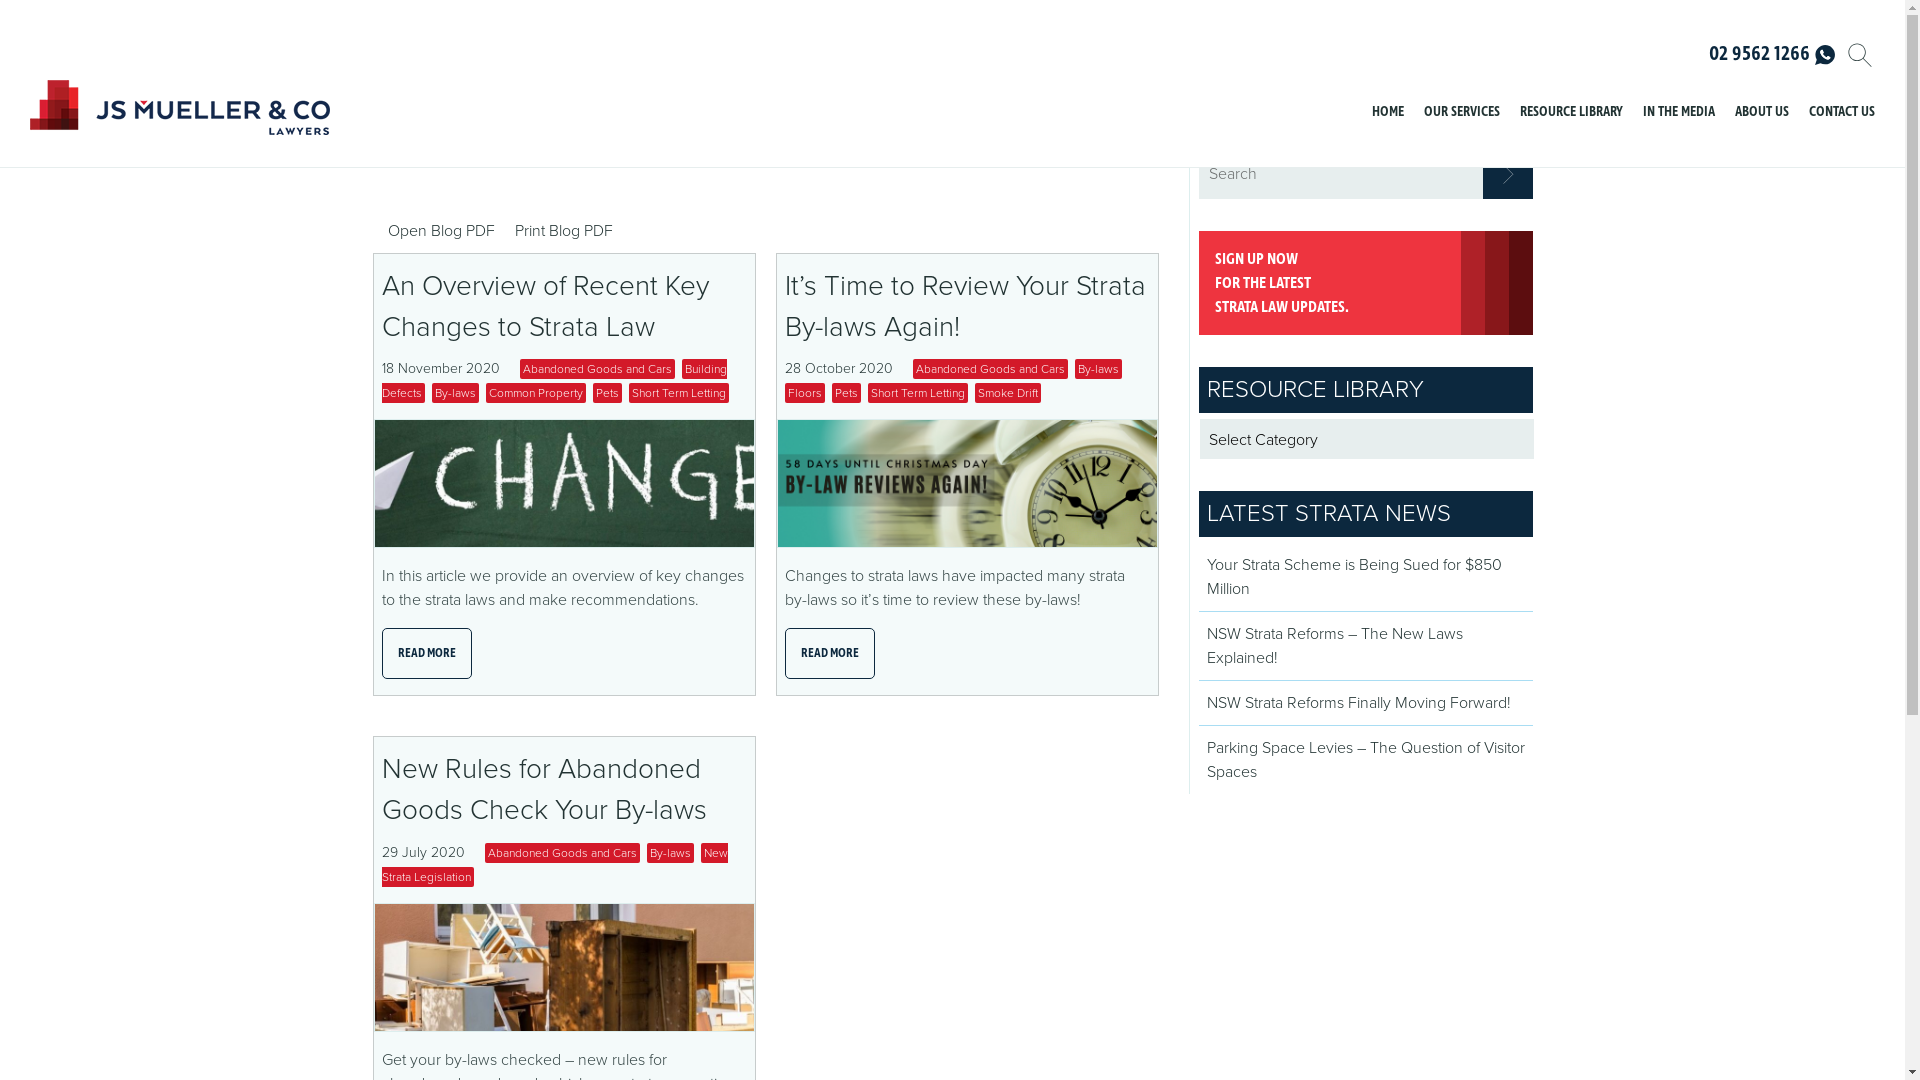  What do you see at coordinates (1371, 114) in the screenshot?
I see `'HOME'` at bounding box center [1371, 114].